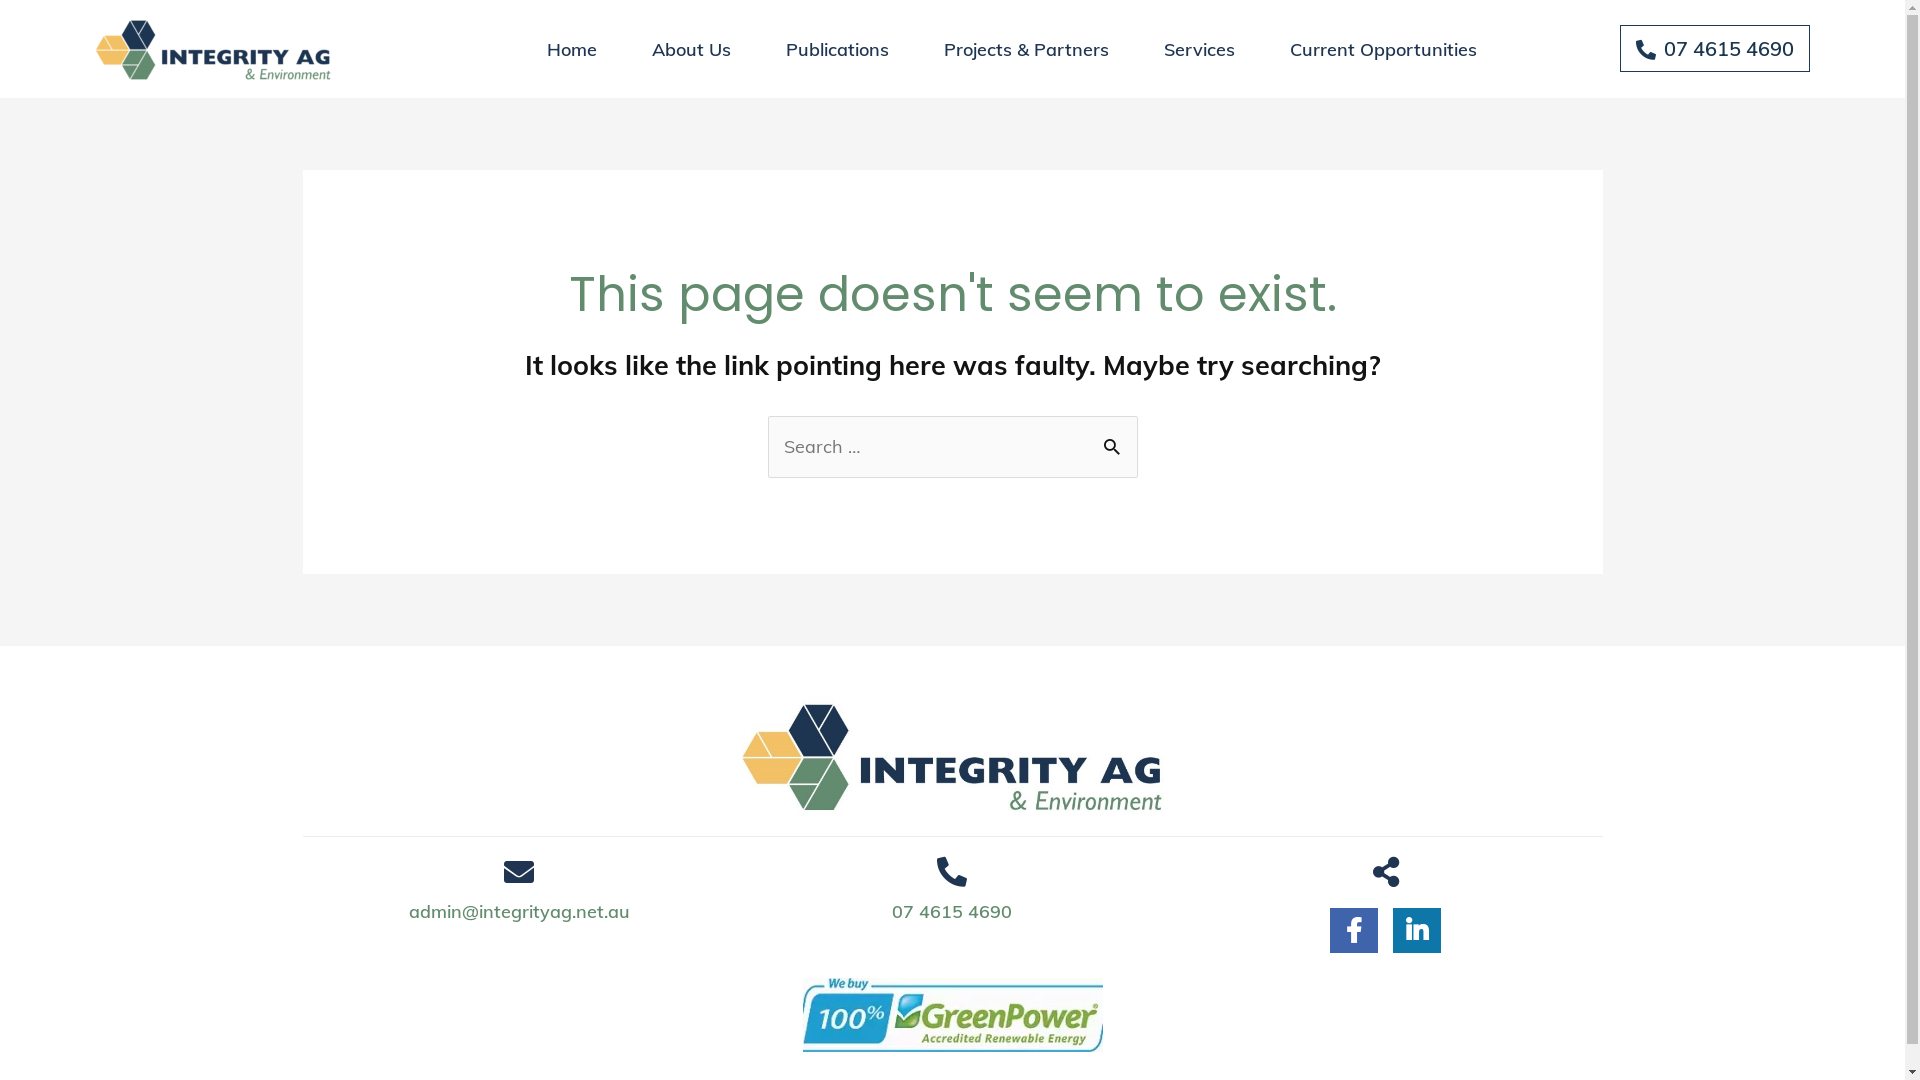 This screenshot has height=1080, width=1920. Describe the element at coordinates (917, 48) in the screenshot. I see `'Projects & Partners'` at that location.